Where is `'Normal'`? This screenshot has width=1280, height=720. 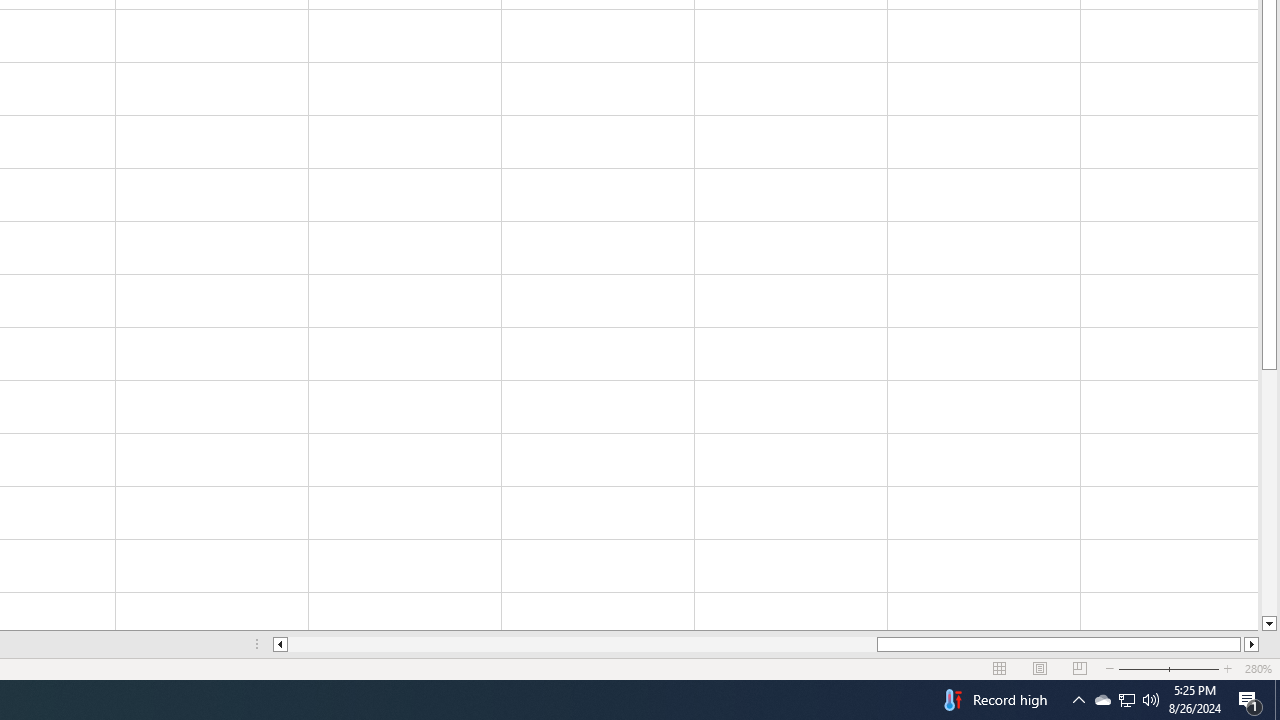
'Normal' is located at coordinates (1000, 669).